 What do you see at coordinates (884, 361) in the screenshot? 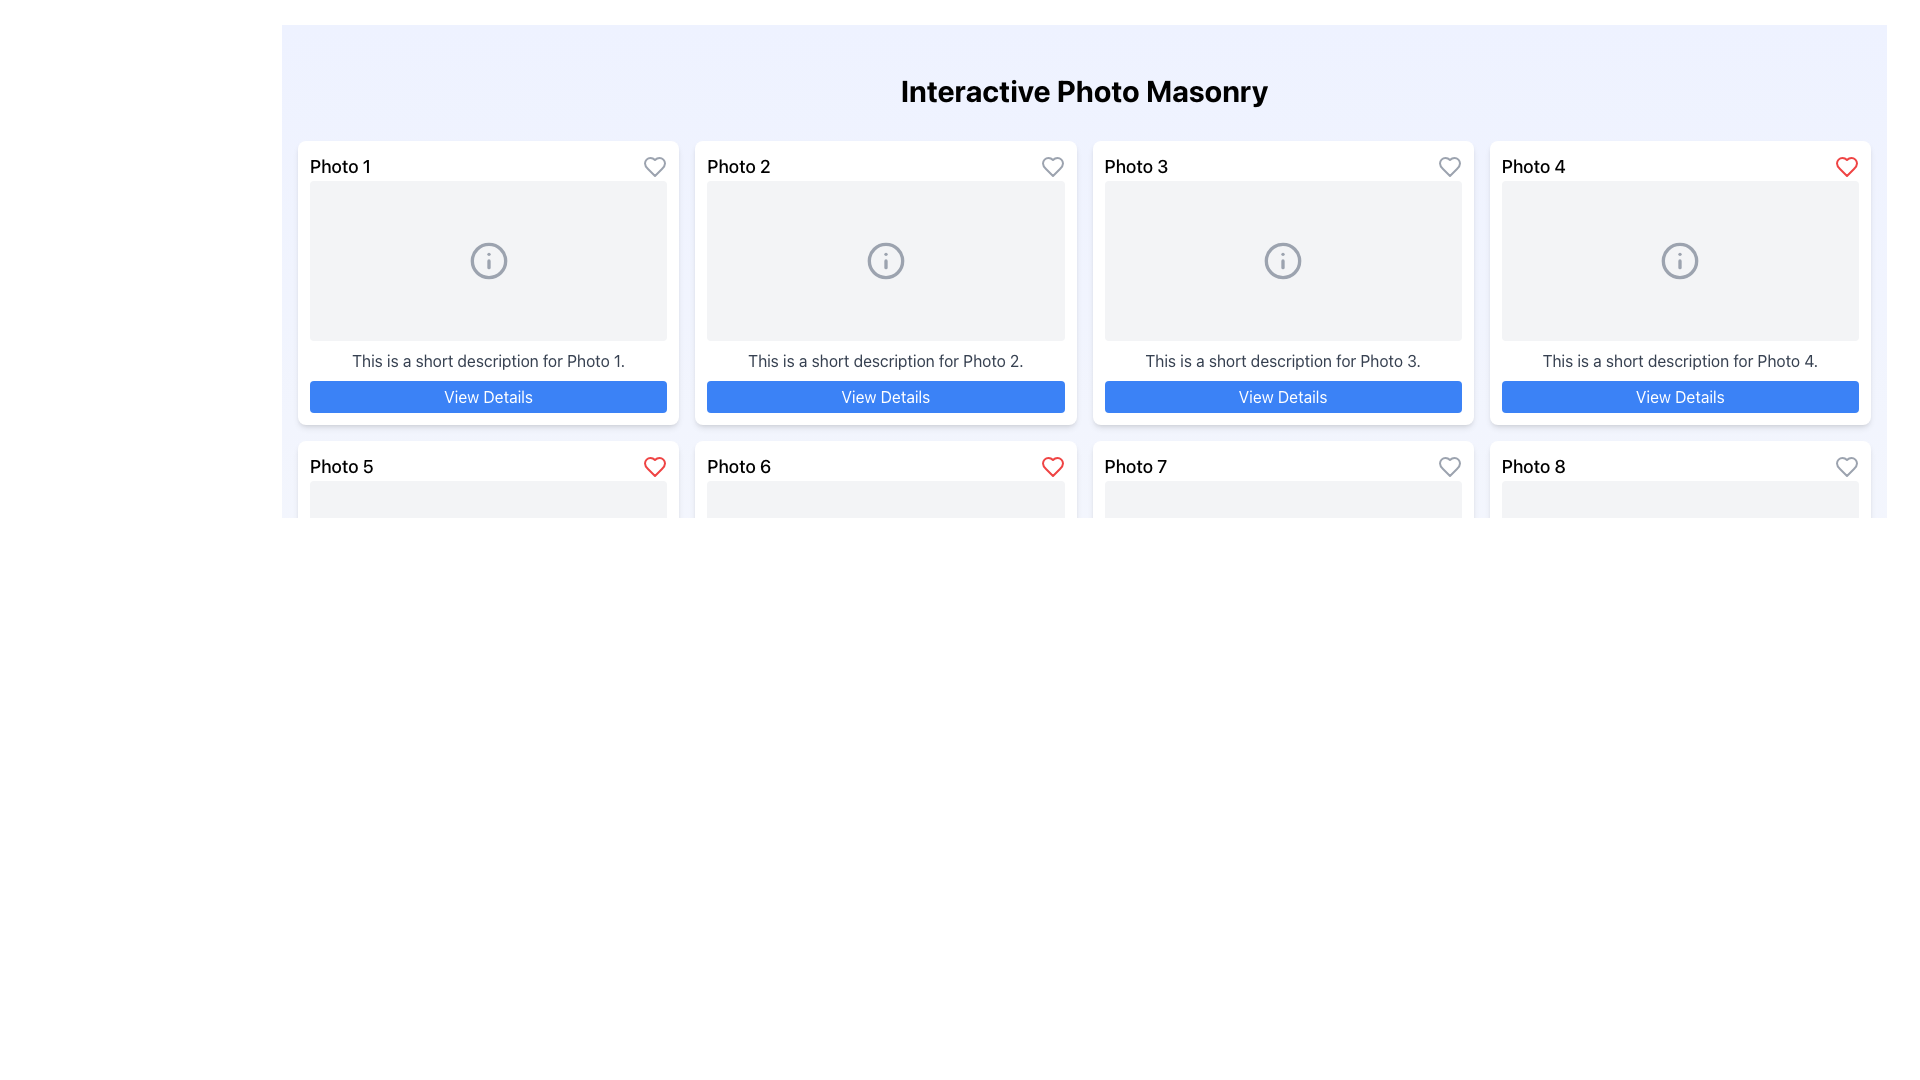
I see `the static text element that describes 'This is a short description for Photo 2.' located below the photo and above the 'View Details' button` at bounding box center [884, 361].